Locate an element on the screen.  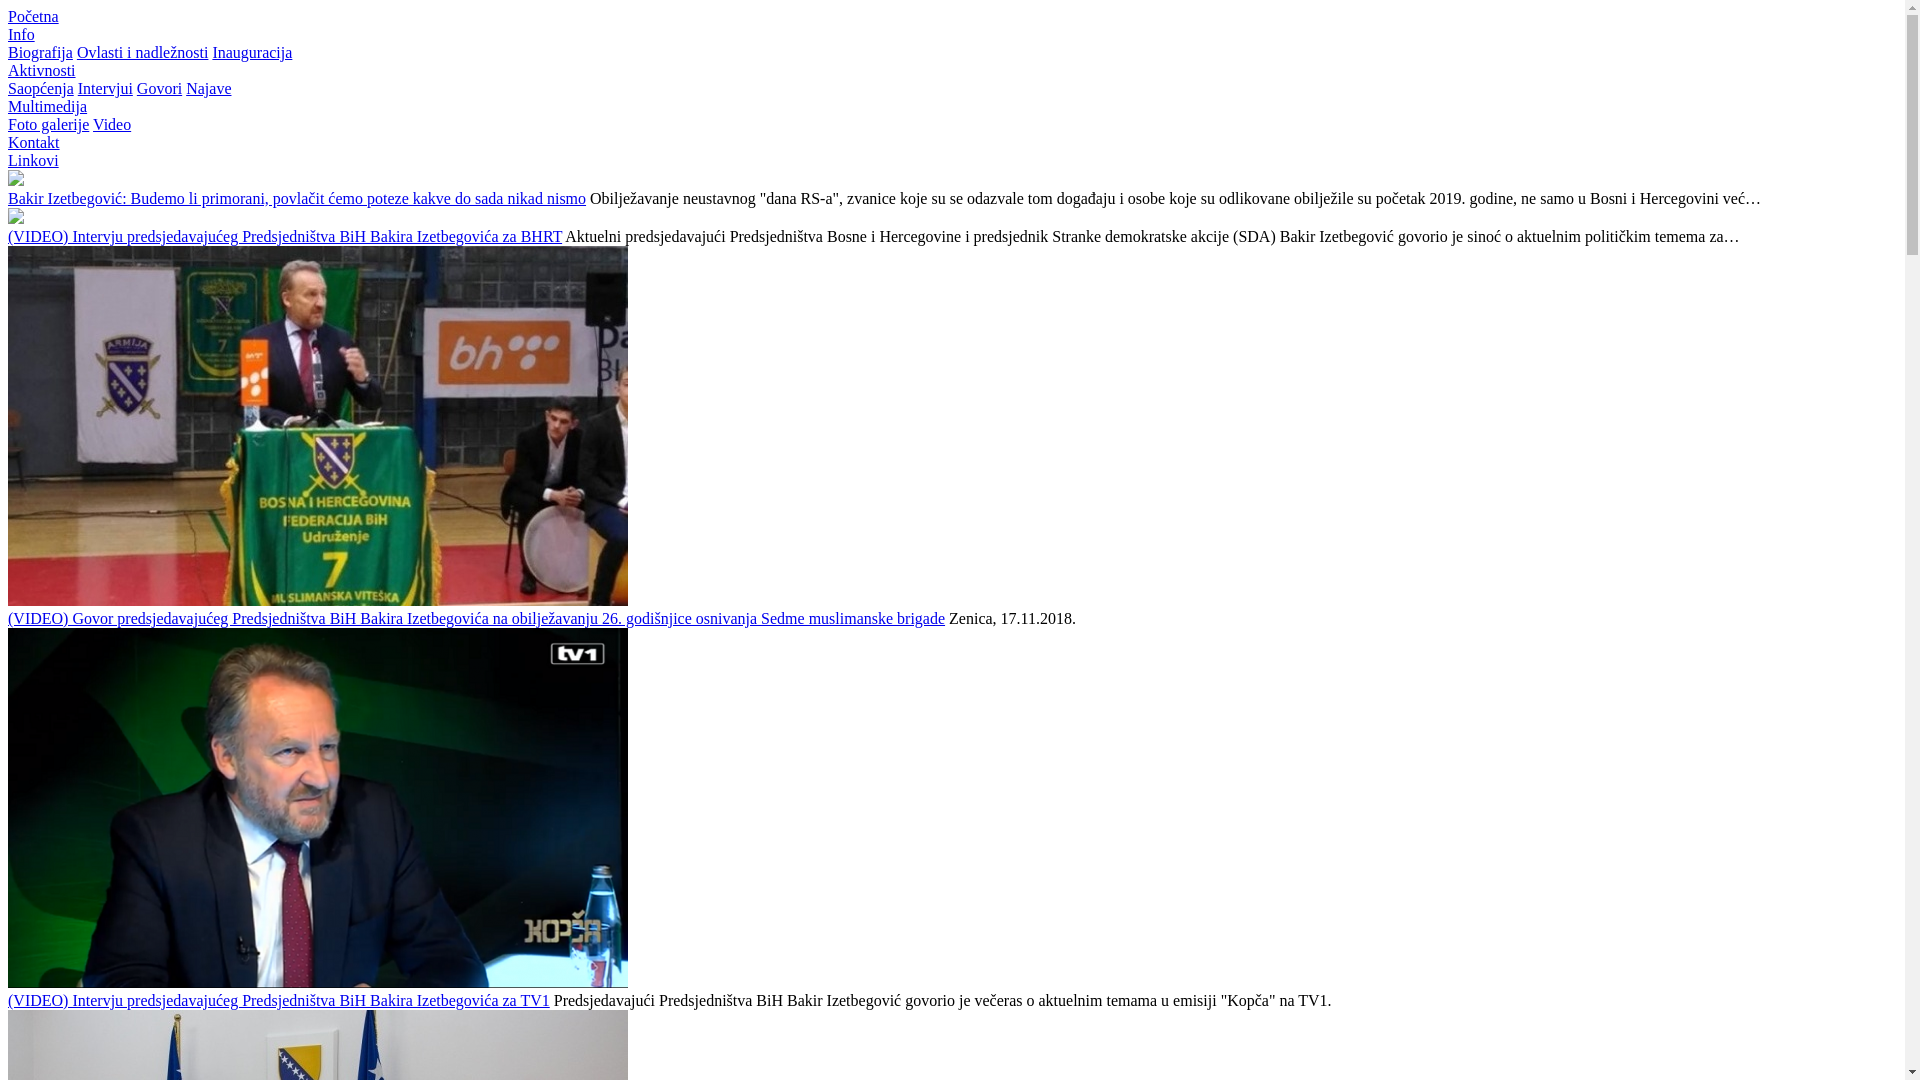
'Inauguracija' is located at coordinates (250, 51).